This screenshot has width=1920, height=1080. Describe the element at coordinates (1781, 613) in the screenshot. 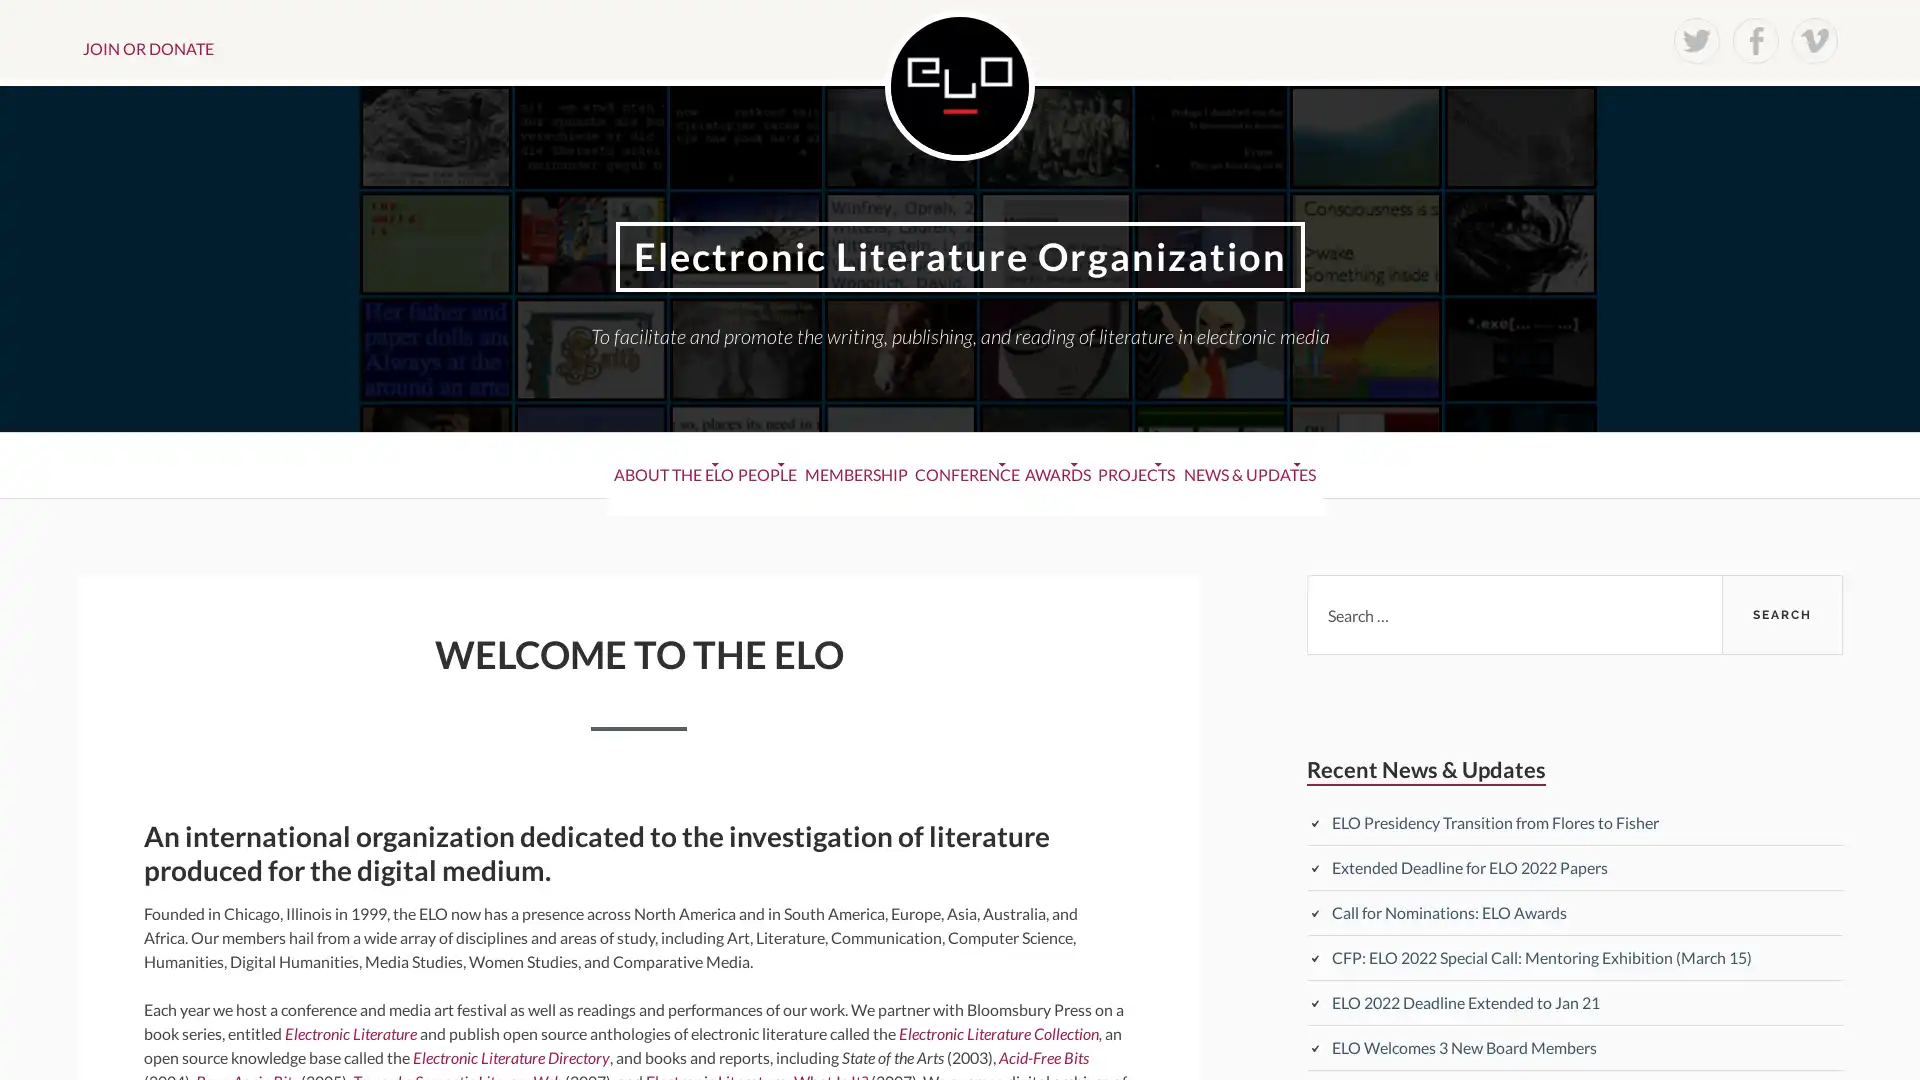

I see `Search` at that location.